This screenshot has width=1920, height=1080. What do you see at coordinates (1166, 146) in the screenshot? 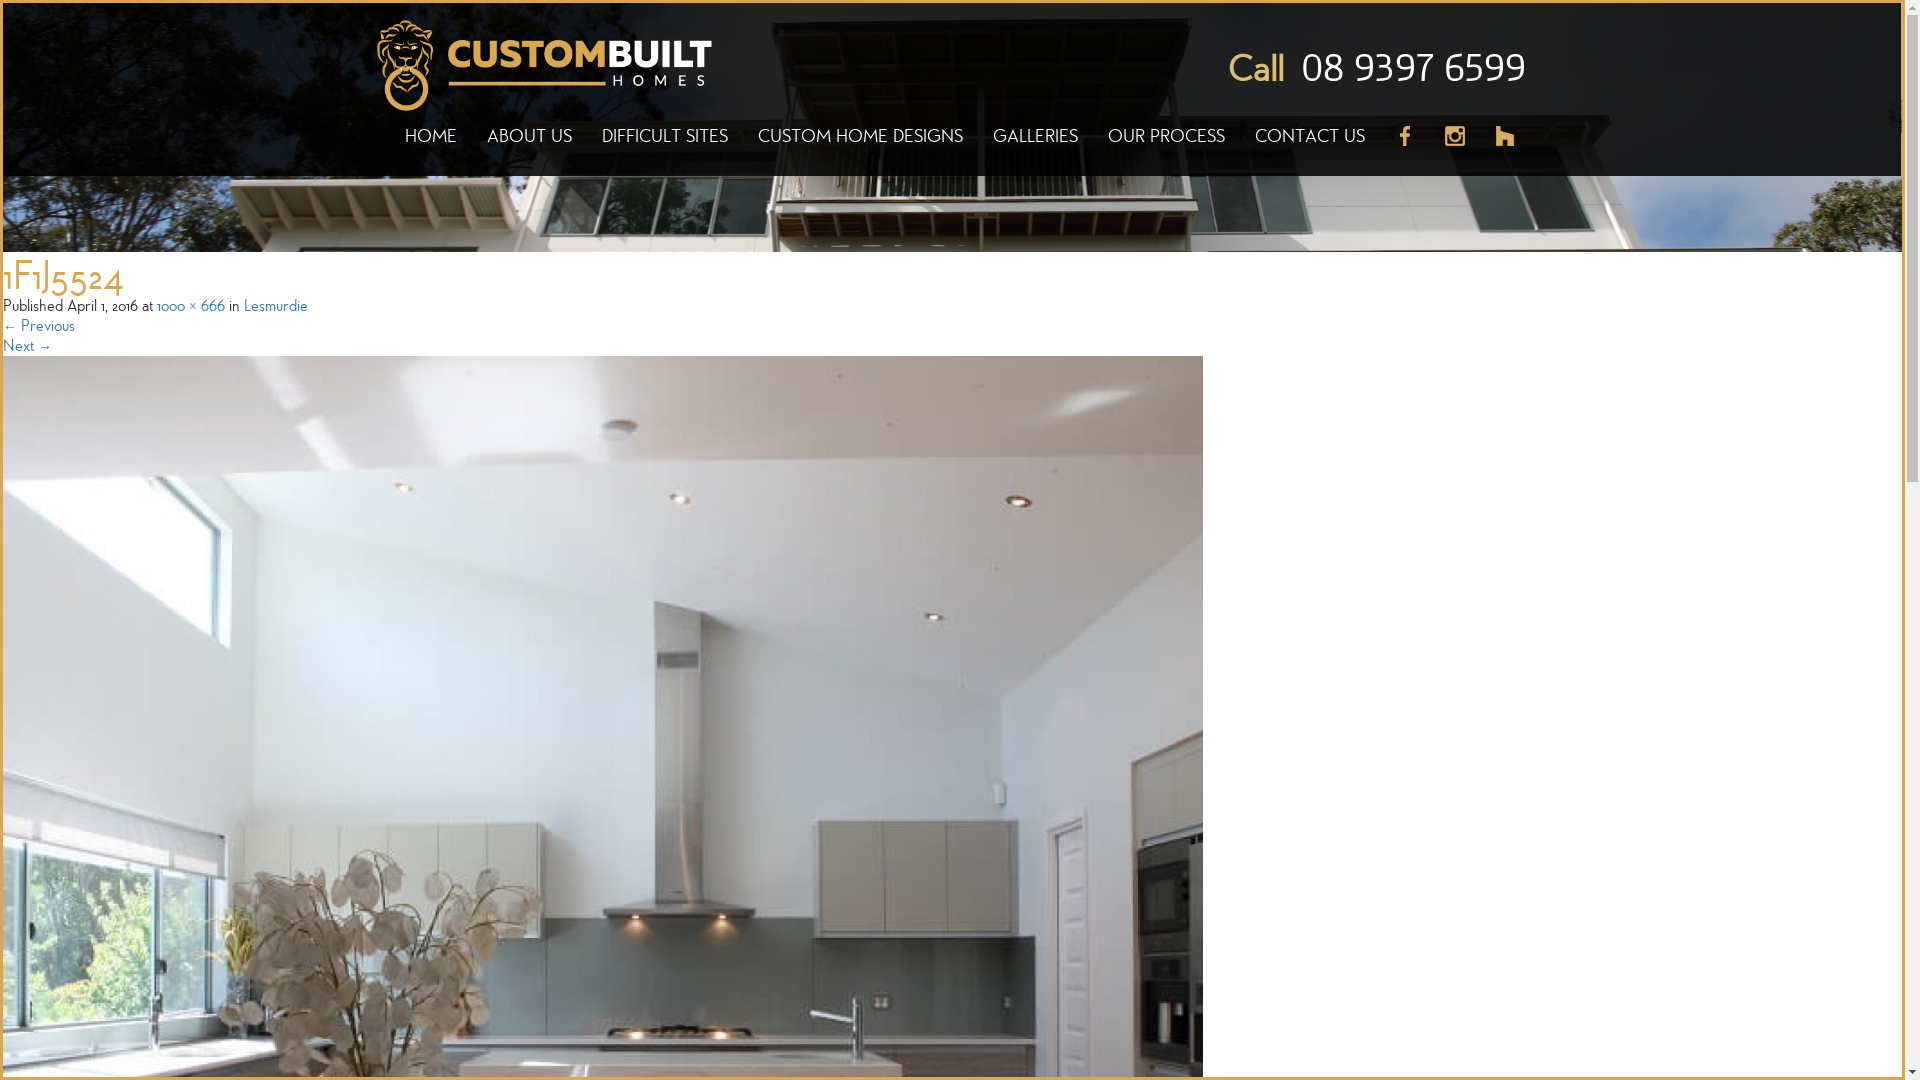
I see `'OUR PROCESS'` at bounding box center [1166, 146].